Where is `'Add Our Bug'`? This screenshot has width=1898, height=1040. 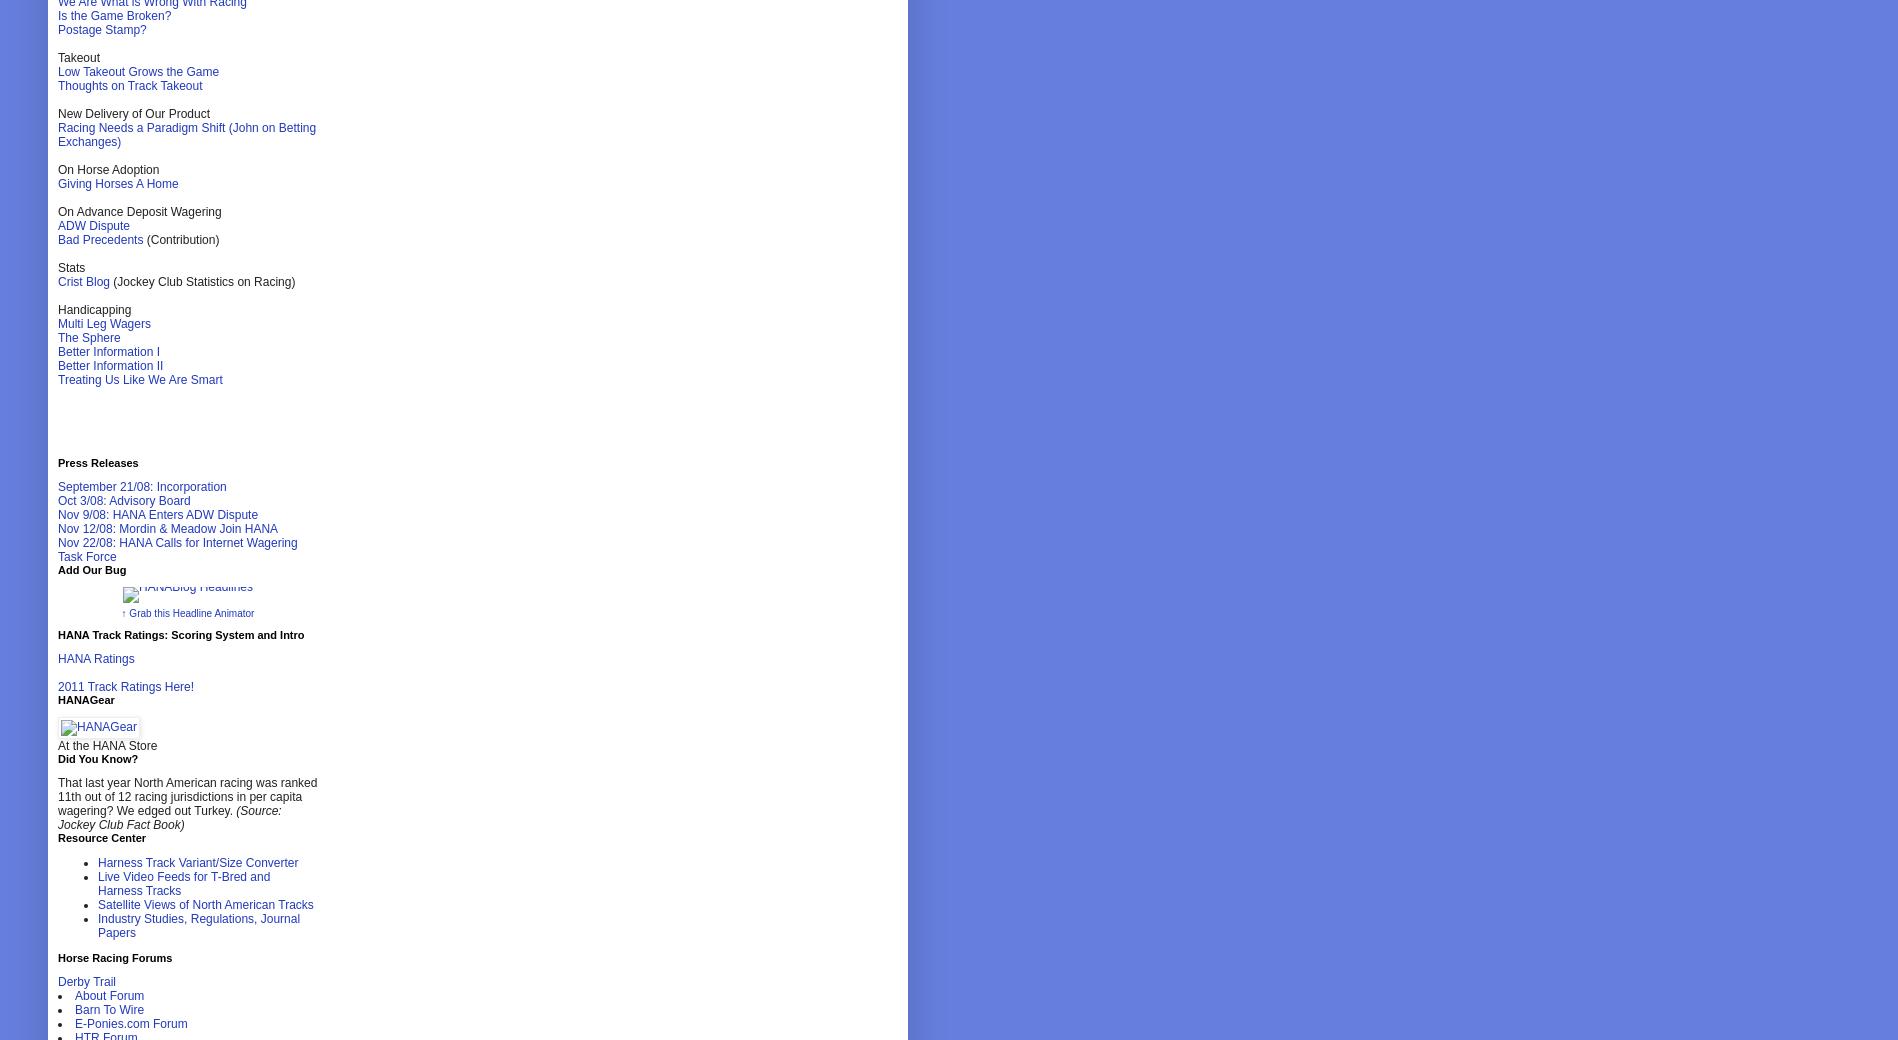
'Add Our Bug' is located at coordinates (92, 569).